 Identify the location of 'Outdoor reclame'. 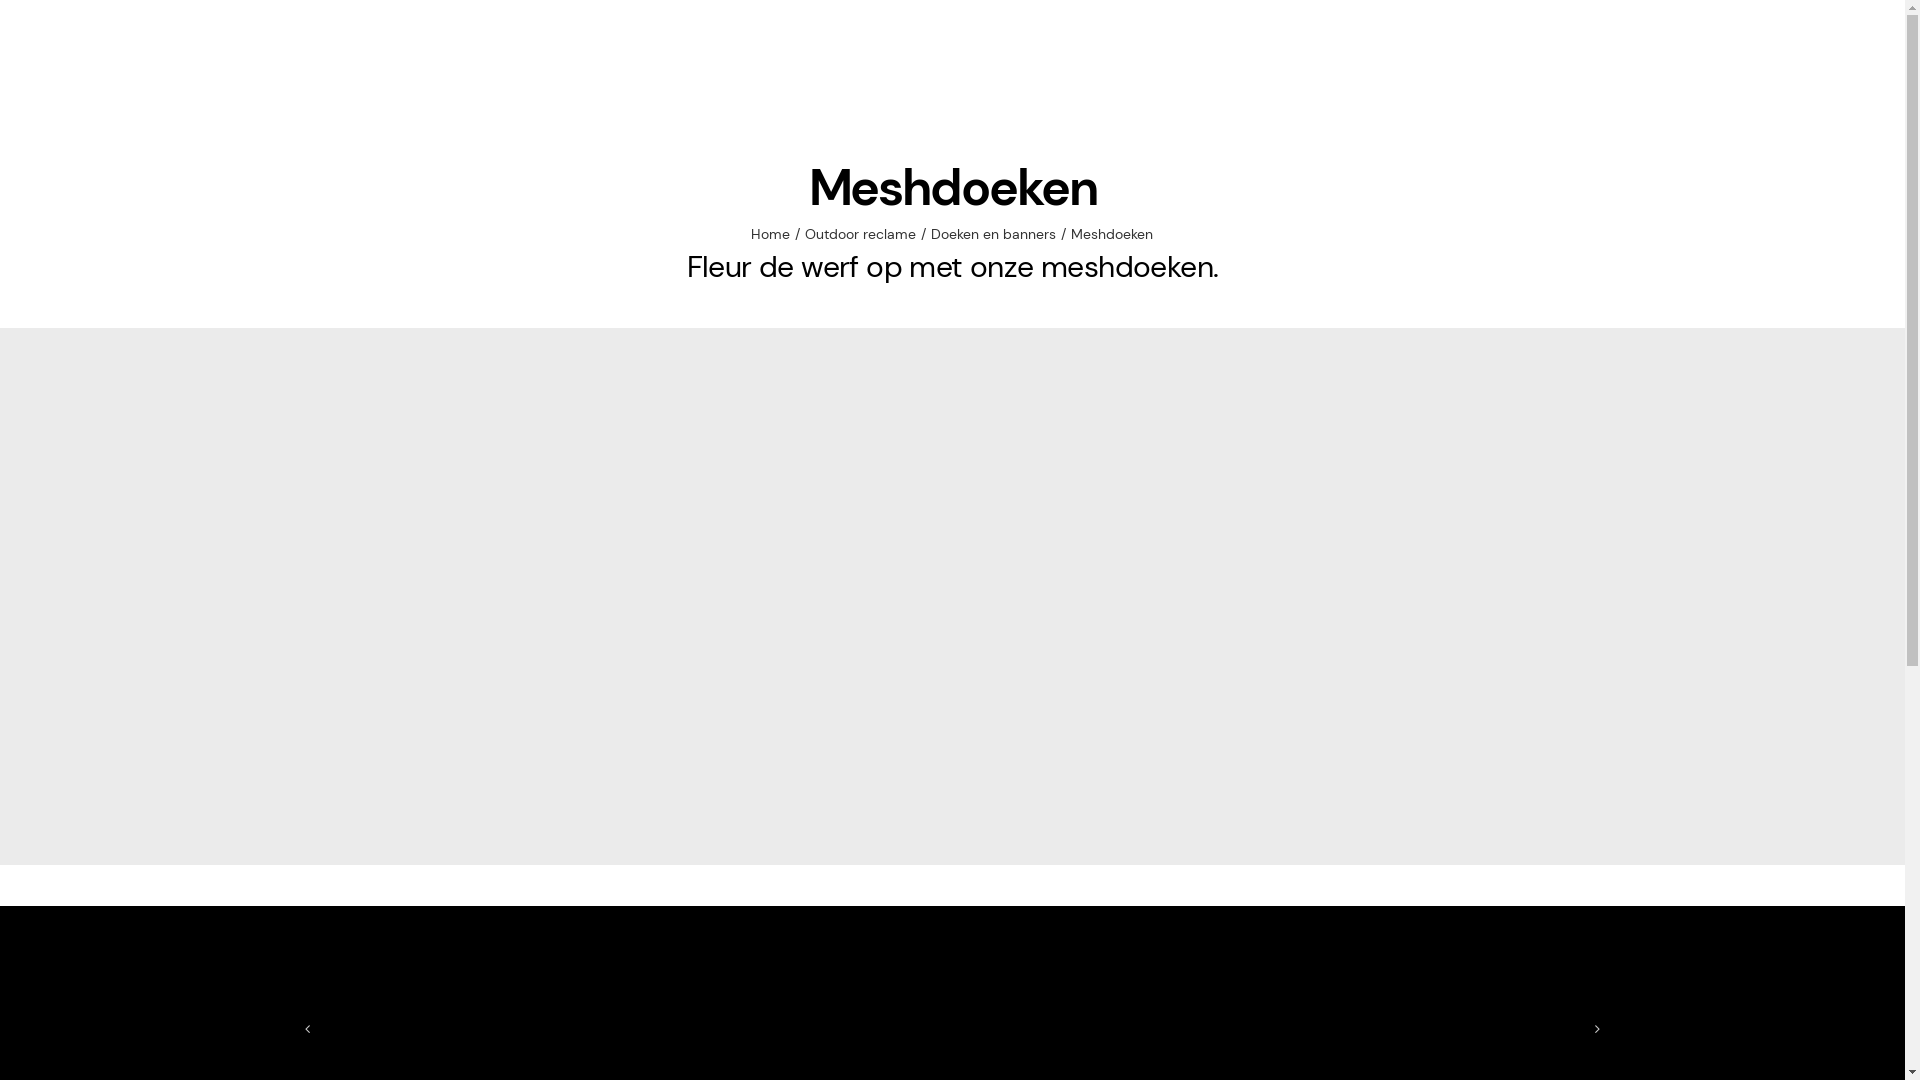
(860, 233).